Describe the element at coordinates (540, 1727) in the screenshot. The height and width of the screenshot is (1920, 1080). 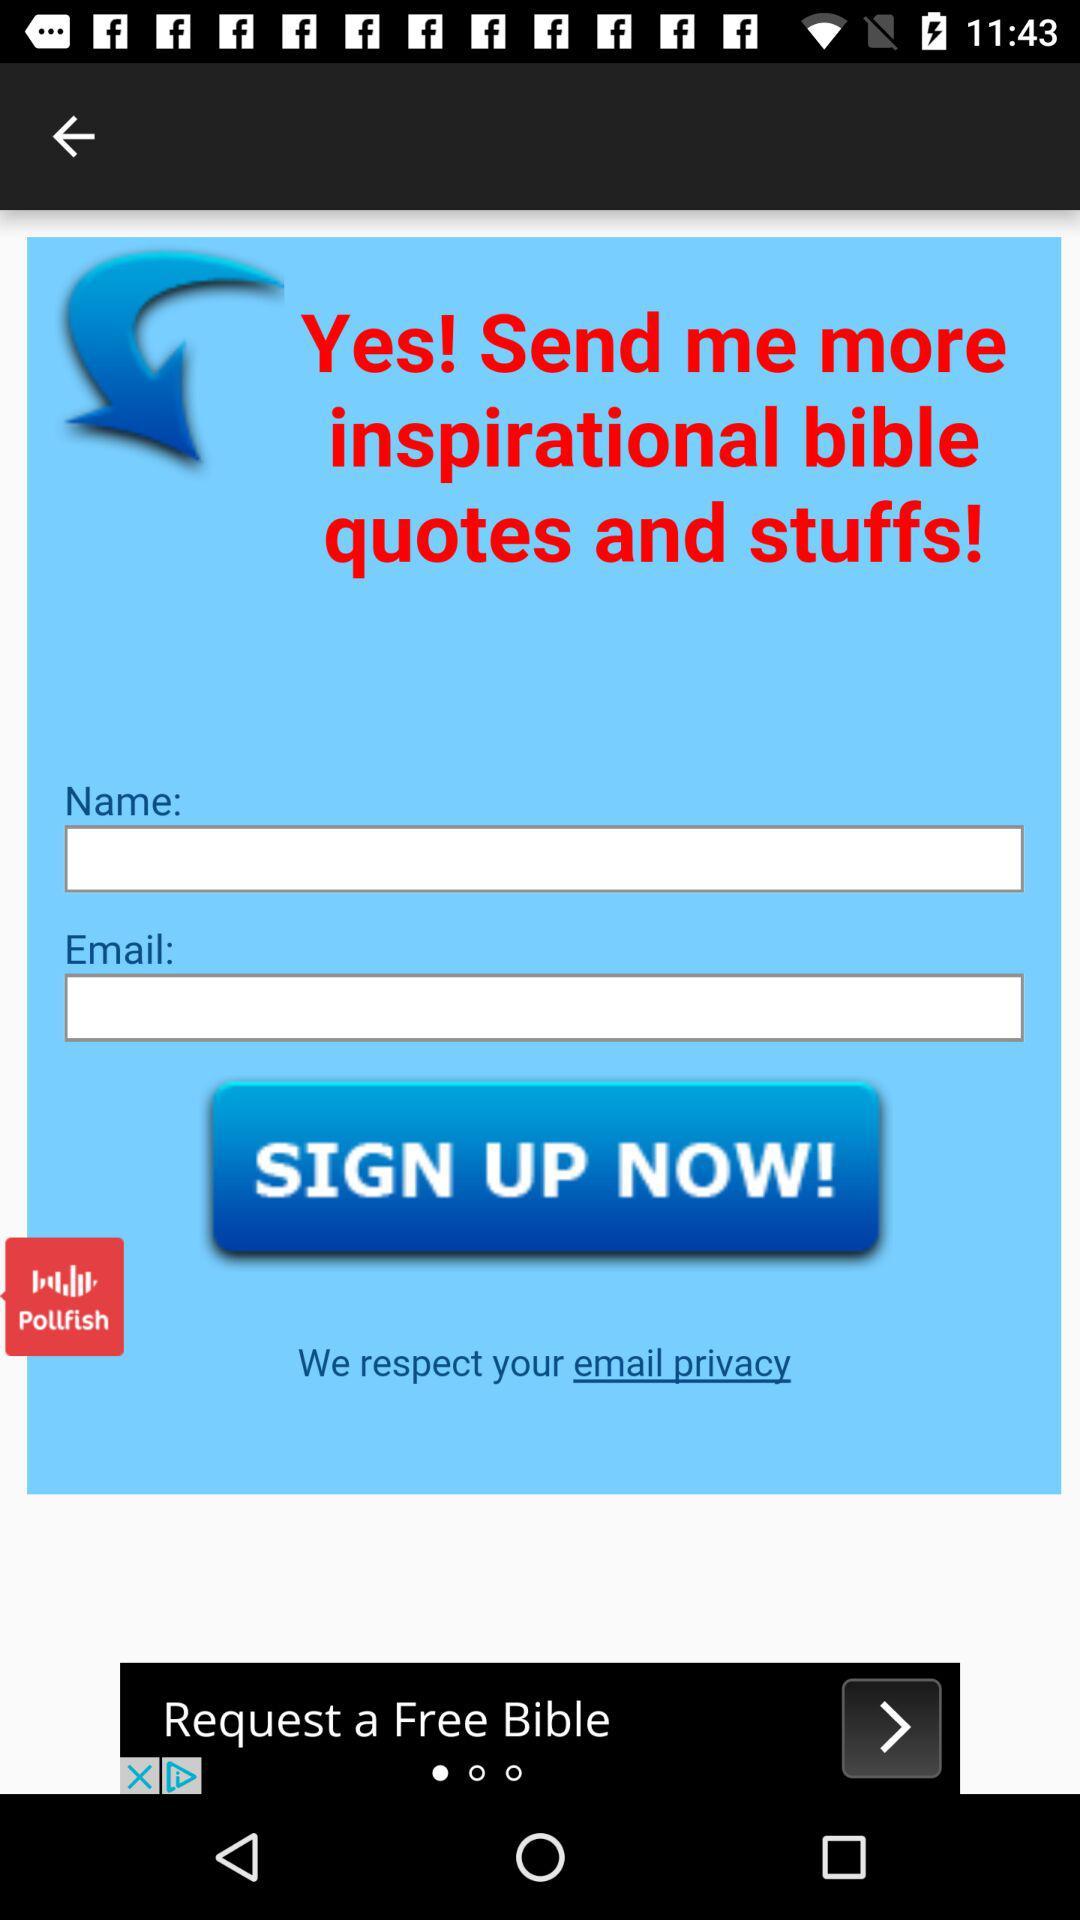
I see `advertisement` at that location.